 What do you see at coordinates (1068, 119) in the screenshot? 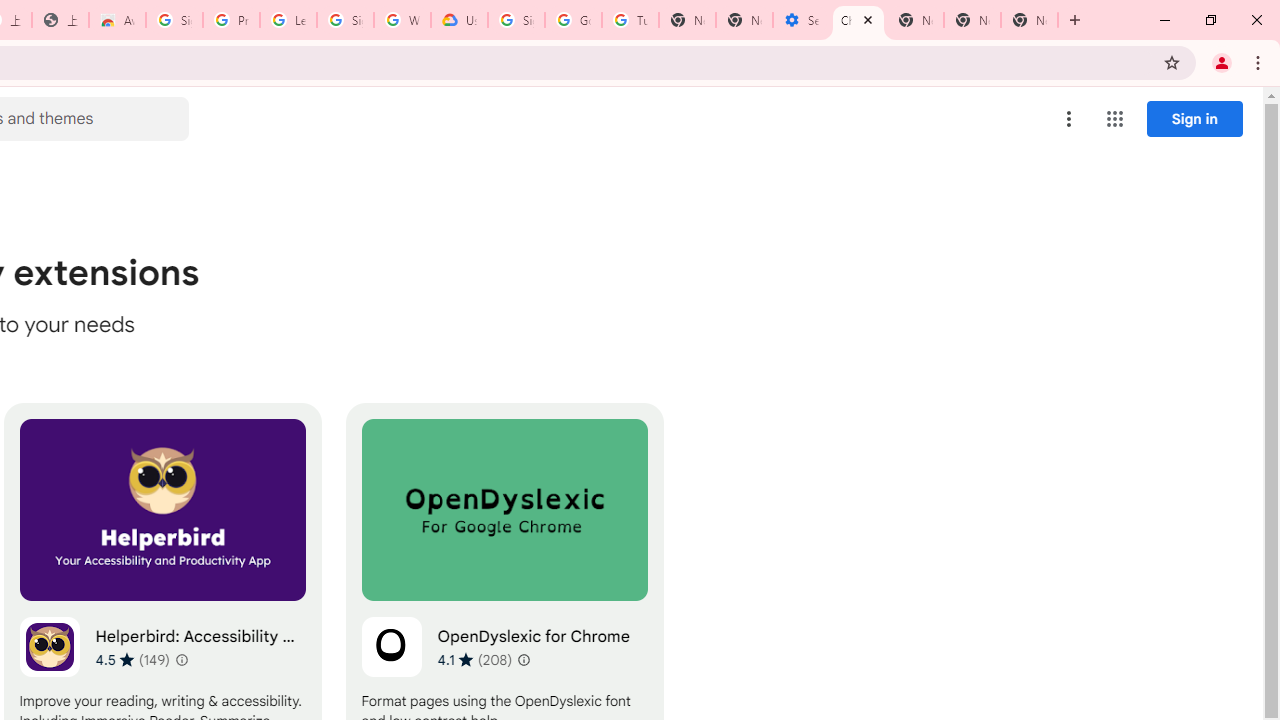
I see `'More options menu'` at bounding box center [1068, 119].